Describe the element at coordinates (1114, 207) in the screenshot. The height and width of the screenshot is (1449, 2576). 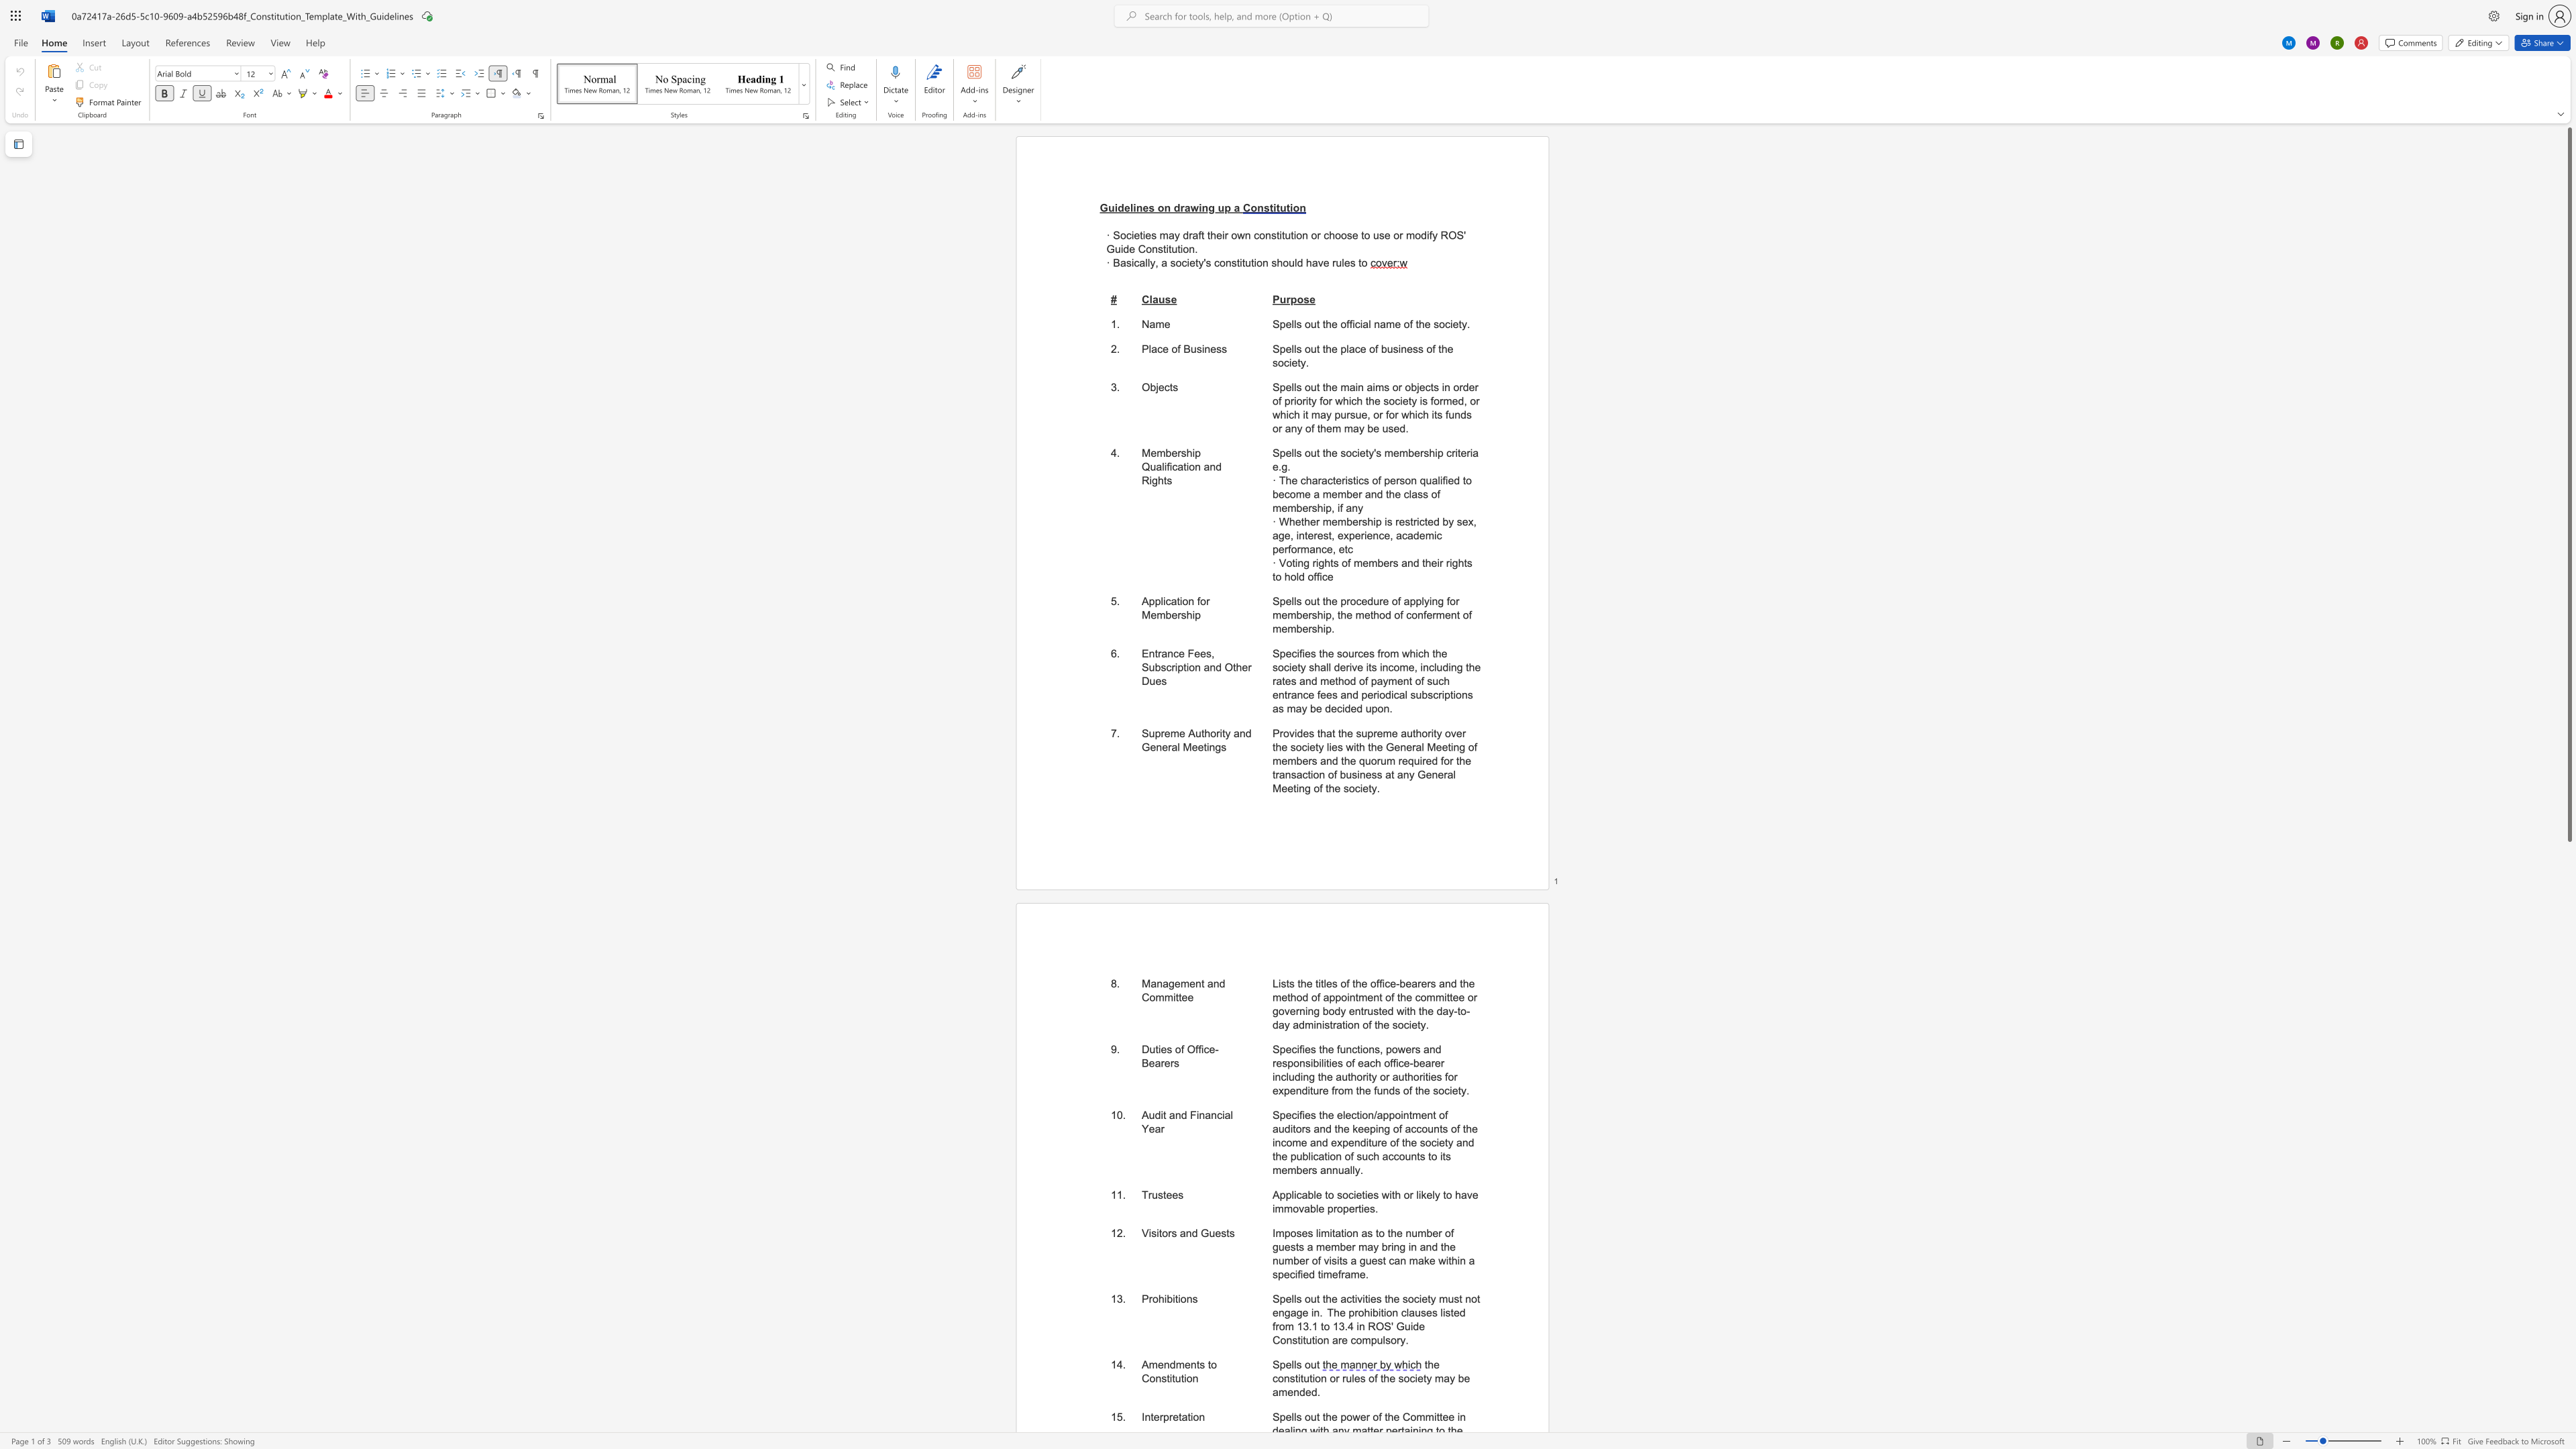
I see `the subset text "idelines o" within the text "Guidelines on drawing up a"` at that location.